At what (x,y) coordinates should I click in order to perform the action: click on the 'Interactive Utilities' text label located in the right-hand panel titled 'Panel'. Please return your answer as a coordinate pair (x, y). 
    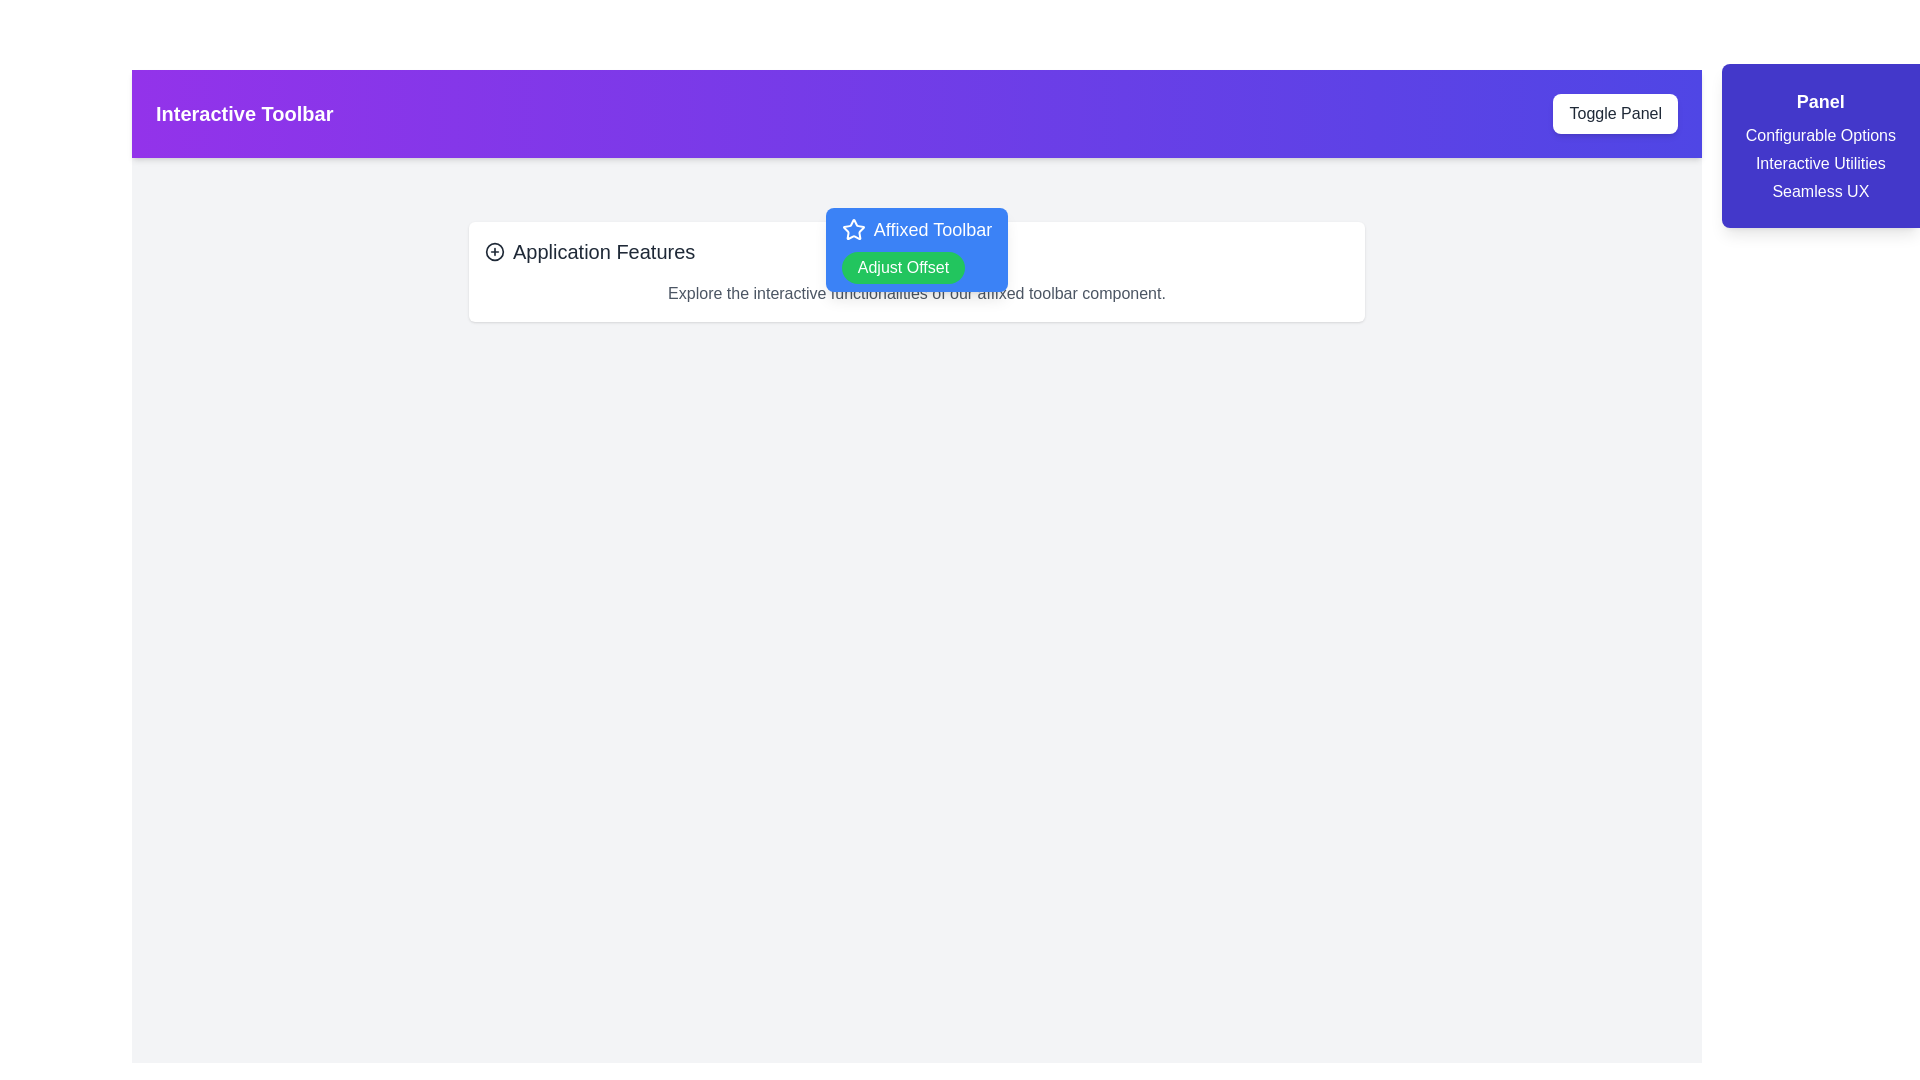
    Looking at the image, I should click on (1820, 163).